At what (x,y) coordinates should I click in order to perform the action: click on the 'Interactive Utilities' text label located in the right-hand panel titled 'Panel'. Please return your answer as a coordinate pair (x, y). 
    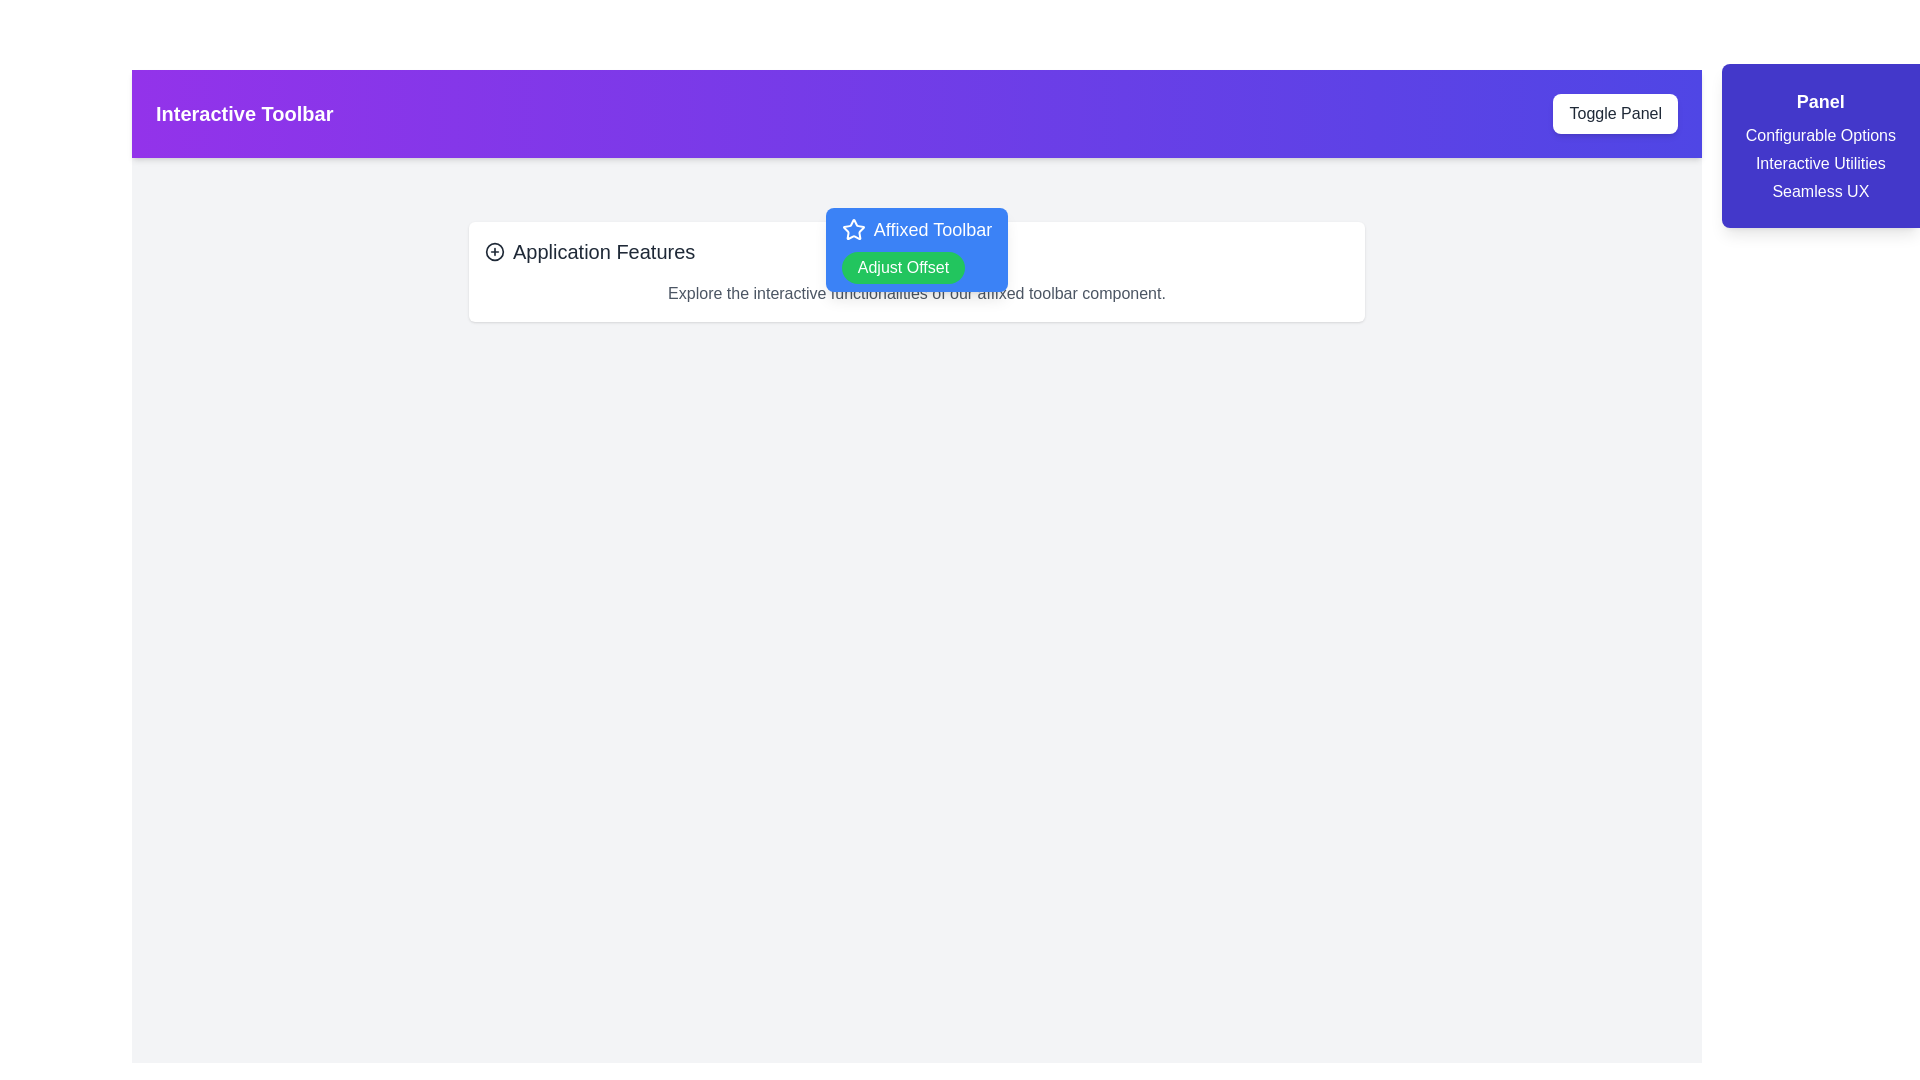
    Looking at the image, I should click on (1820, 163).